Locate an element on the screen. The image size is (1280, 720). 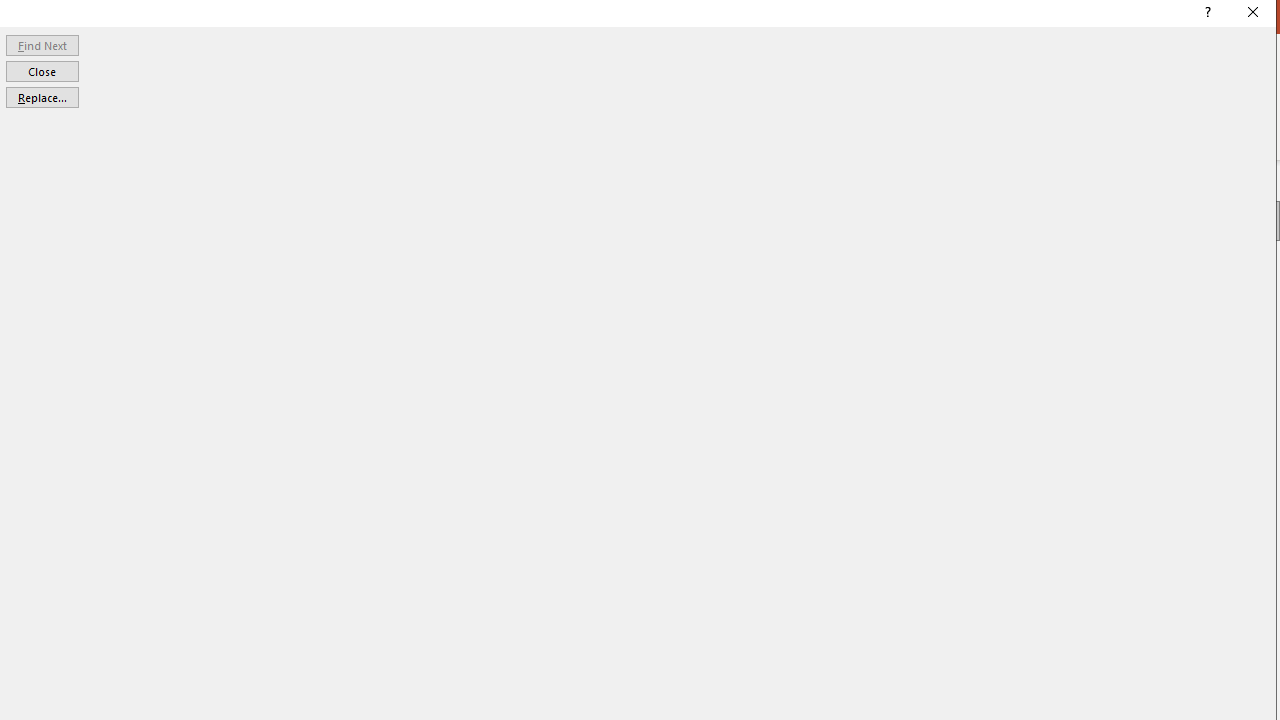
'Context help' is located at coordinates (1205, 15).